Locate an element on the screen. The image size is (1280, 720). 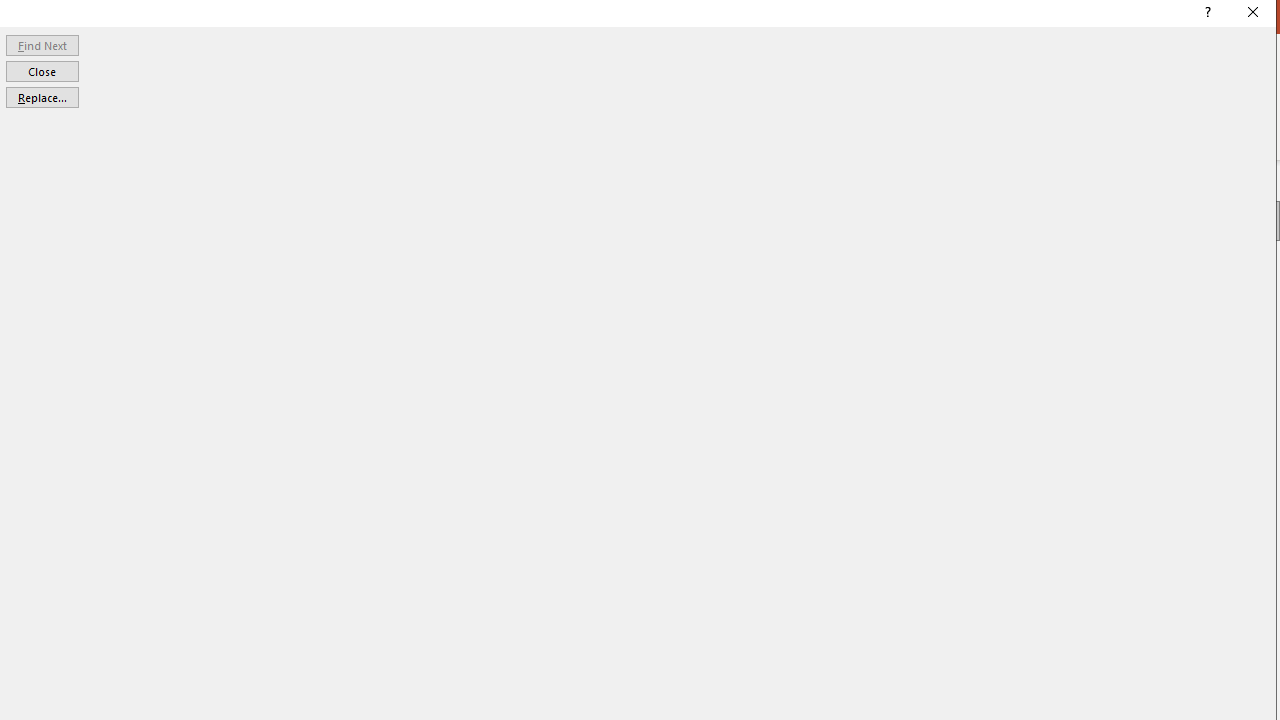
'Context help' is located at coordinates (1205, 15).